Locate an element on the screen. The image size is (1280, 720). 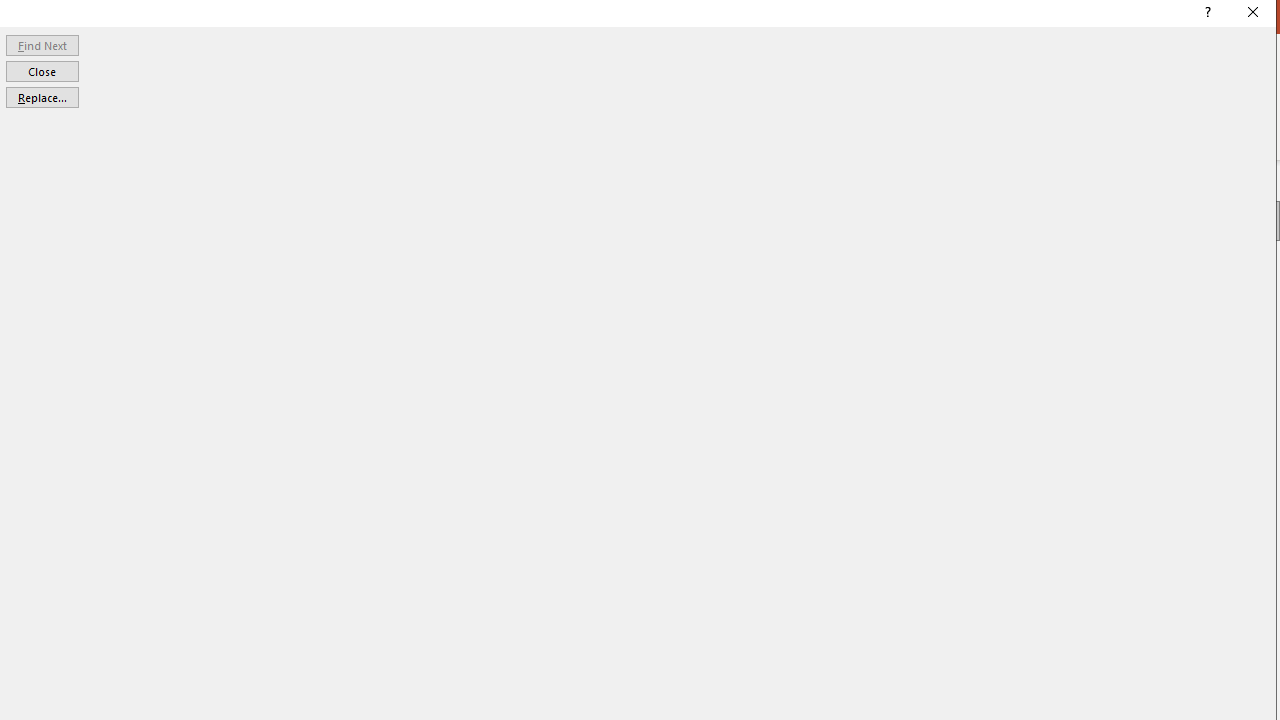
'Context help' is located at coordinates (1205, 15).